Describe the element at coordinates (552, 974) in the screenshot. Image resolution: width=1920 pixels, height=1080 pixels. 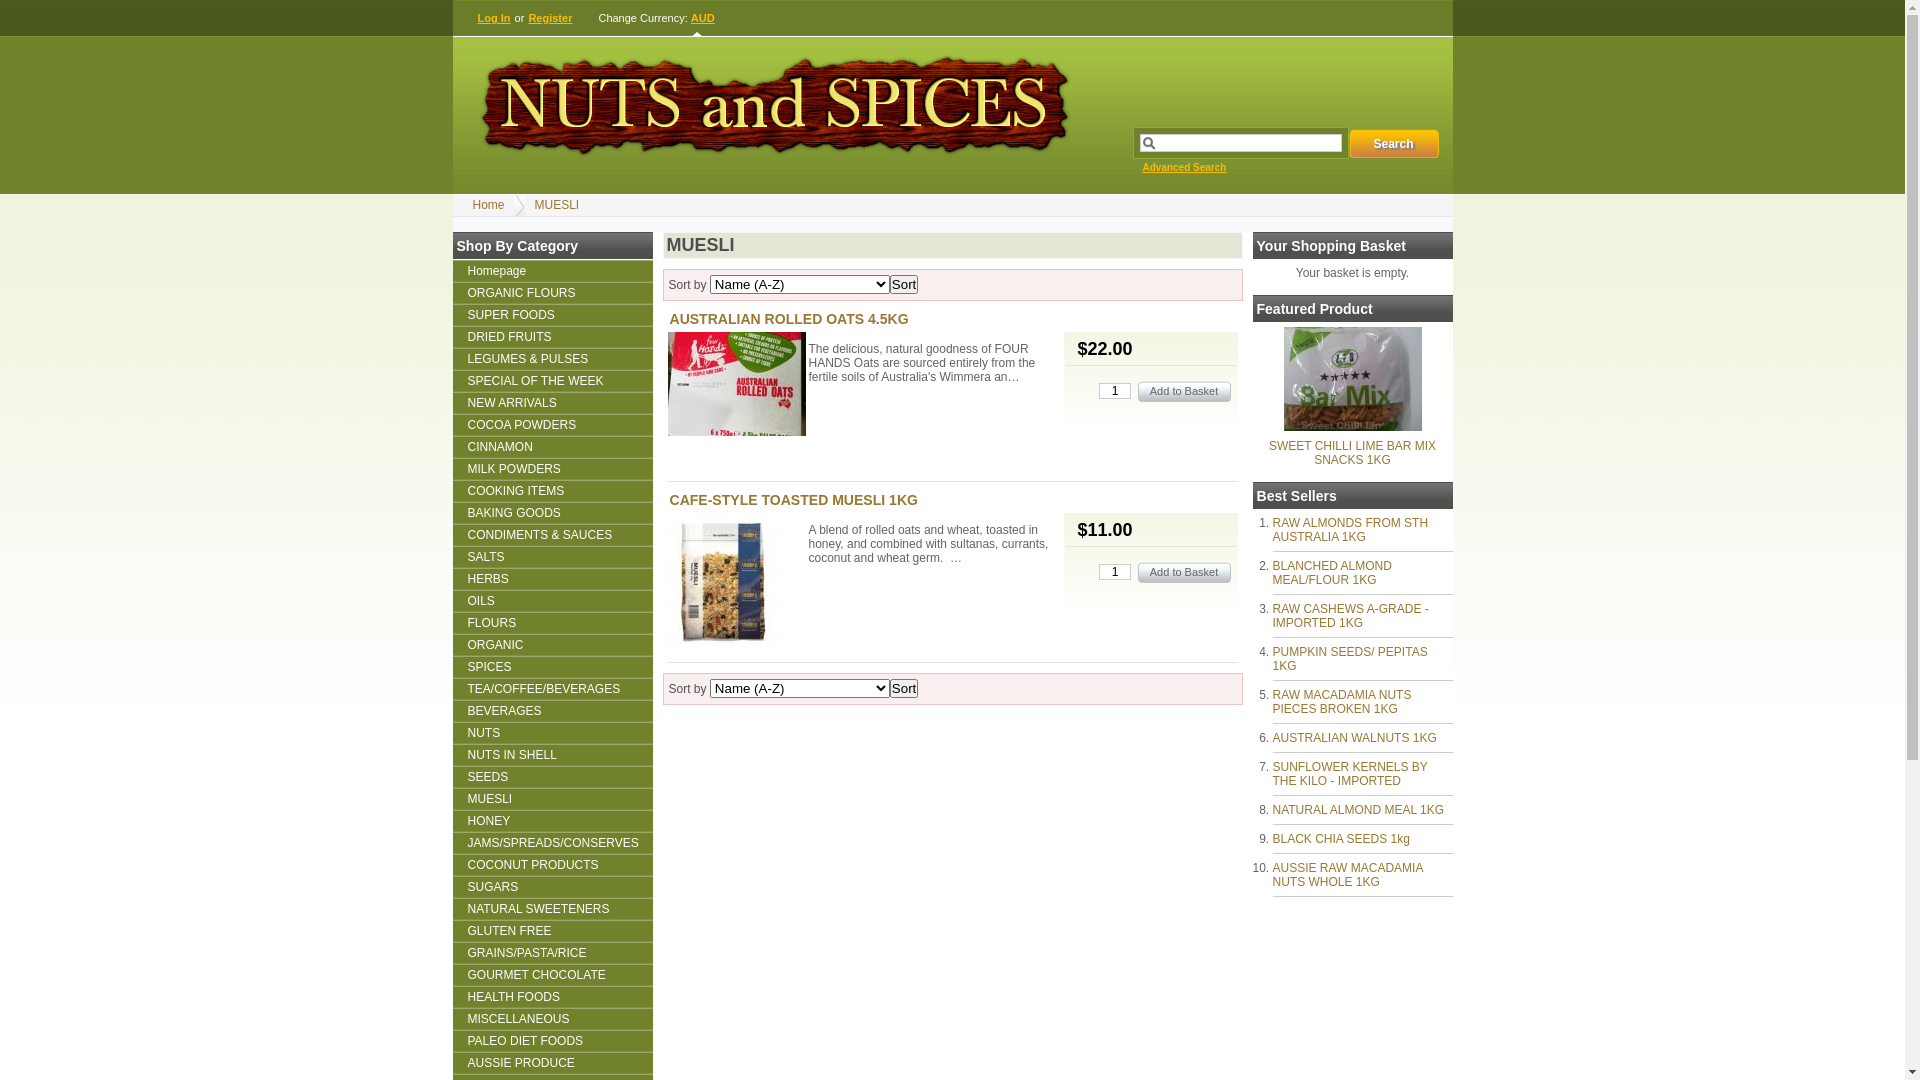
I see `'GOURMET CHOCOLATE'` at that location.